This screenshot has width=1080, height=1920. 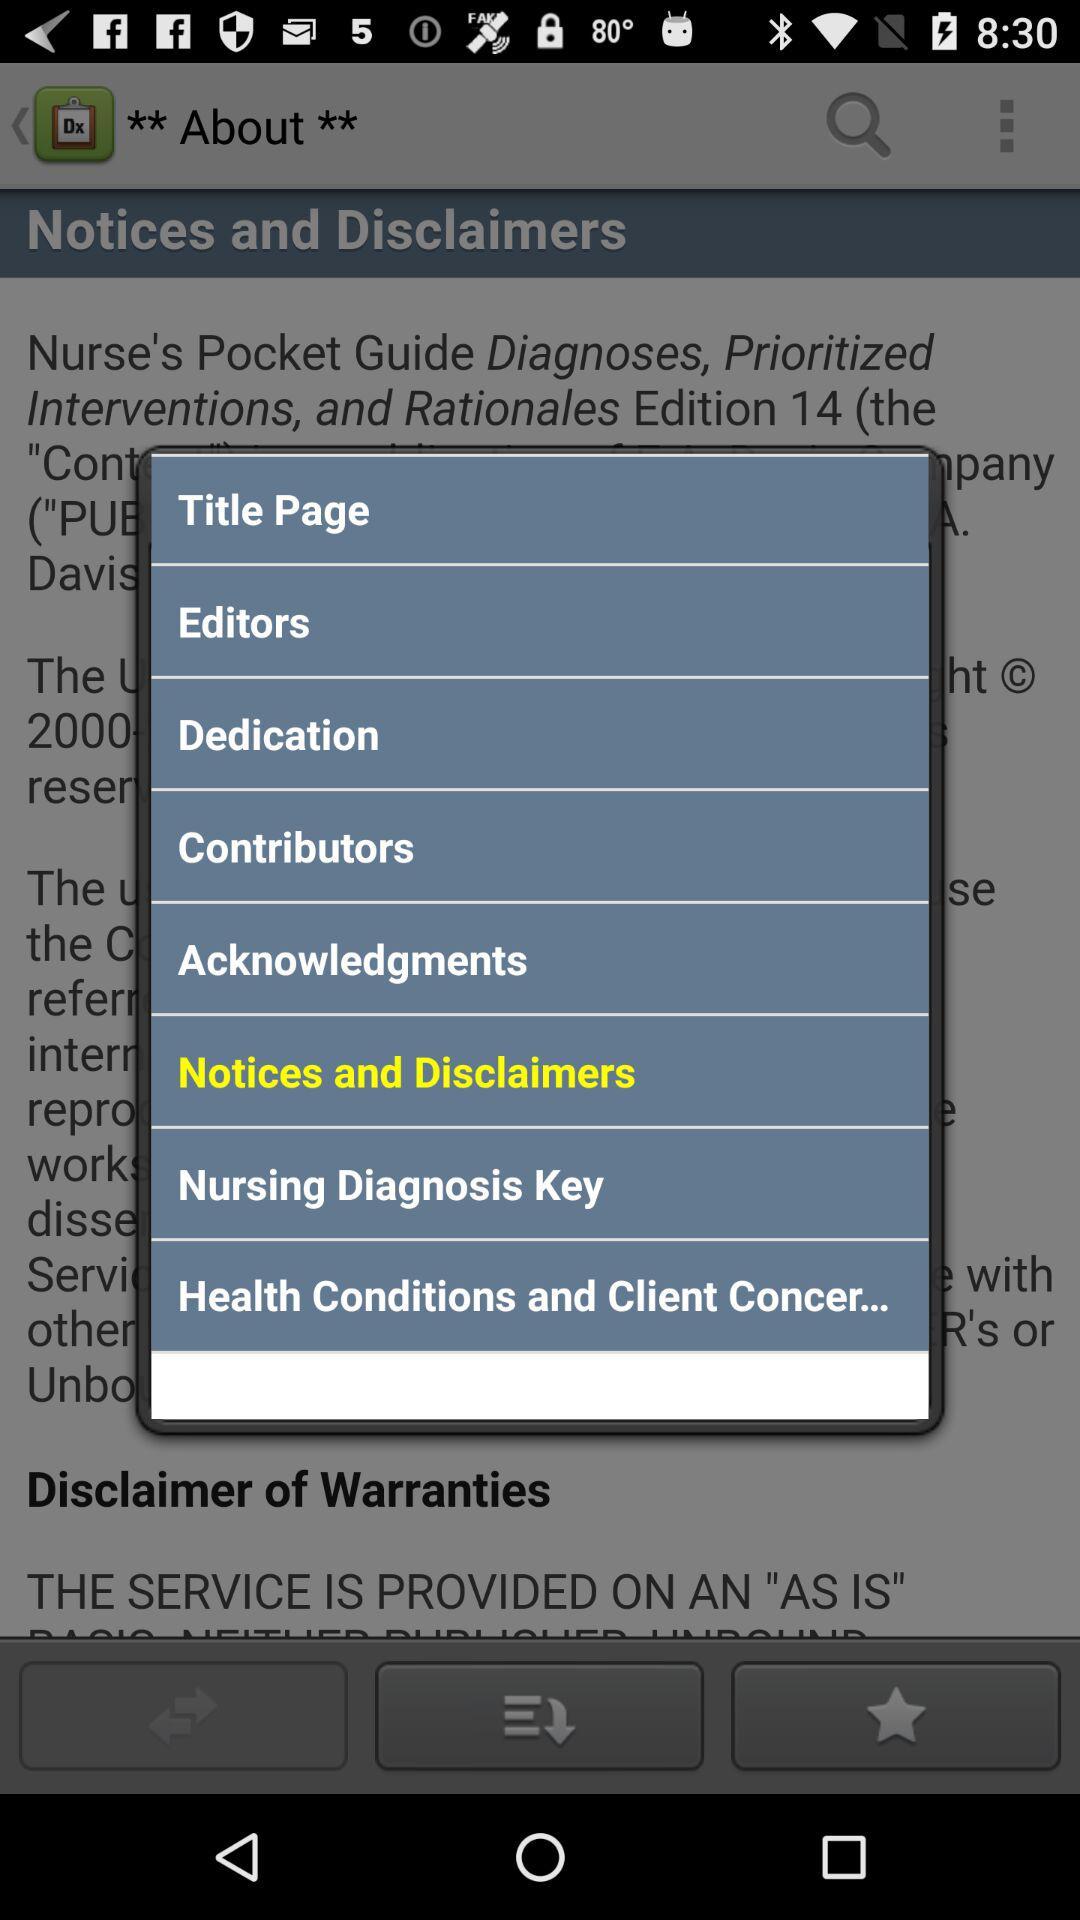 I want to click on the dedication app, so click(x=540, y=732).